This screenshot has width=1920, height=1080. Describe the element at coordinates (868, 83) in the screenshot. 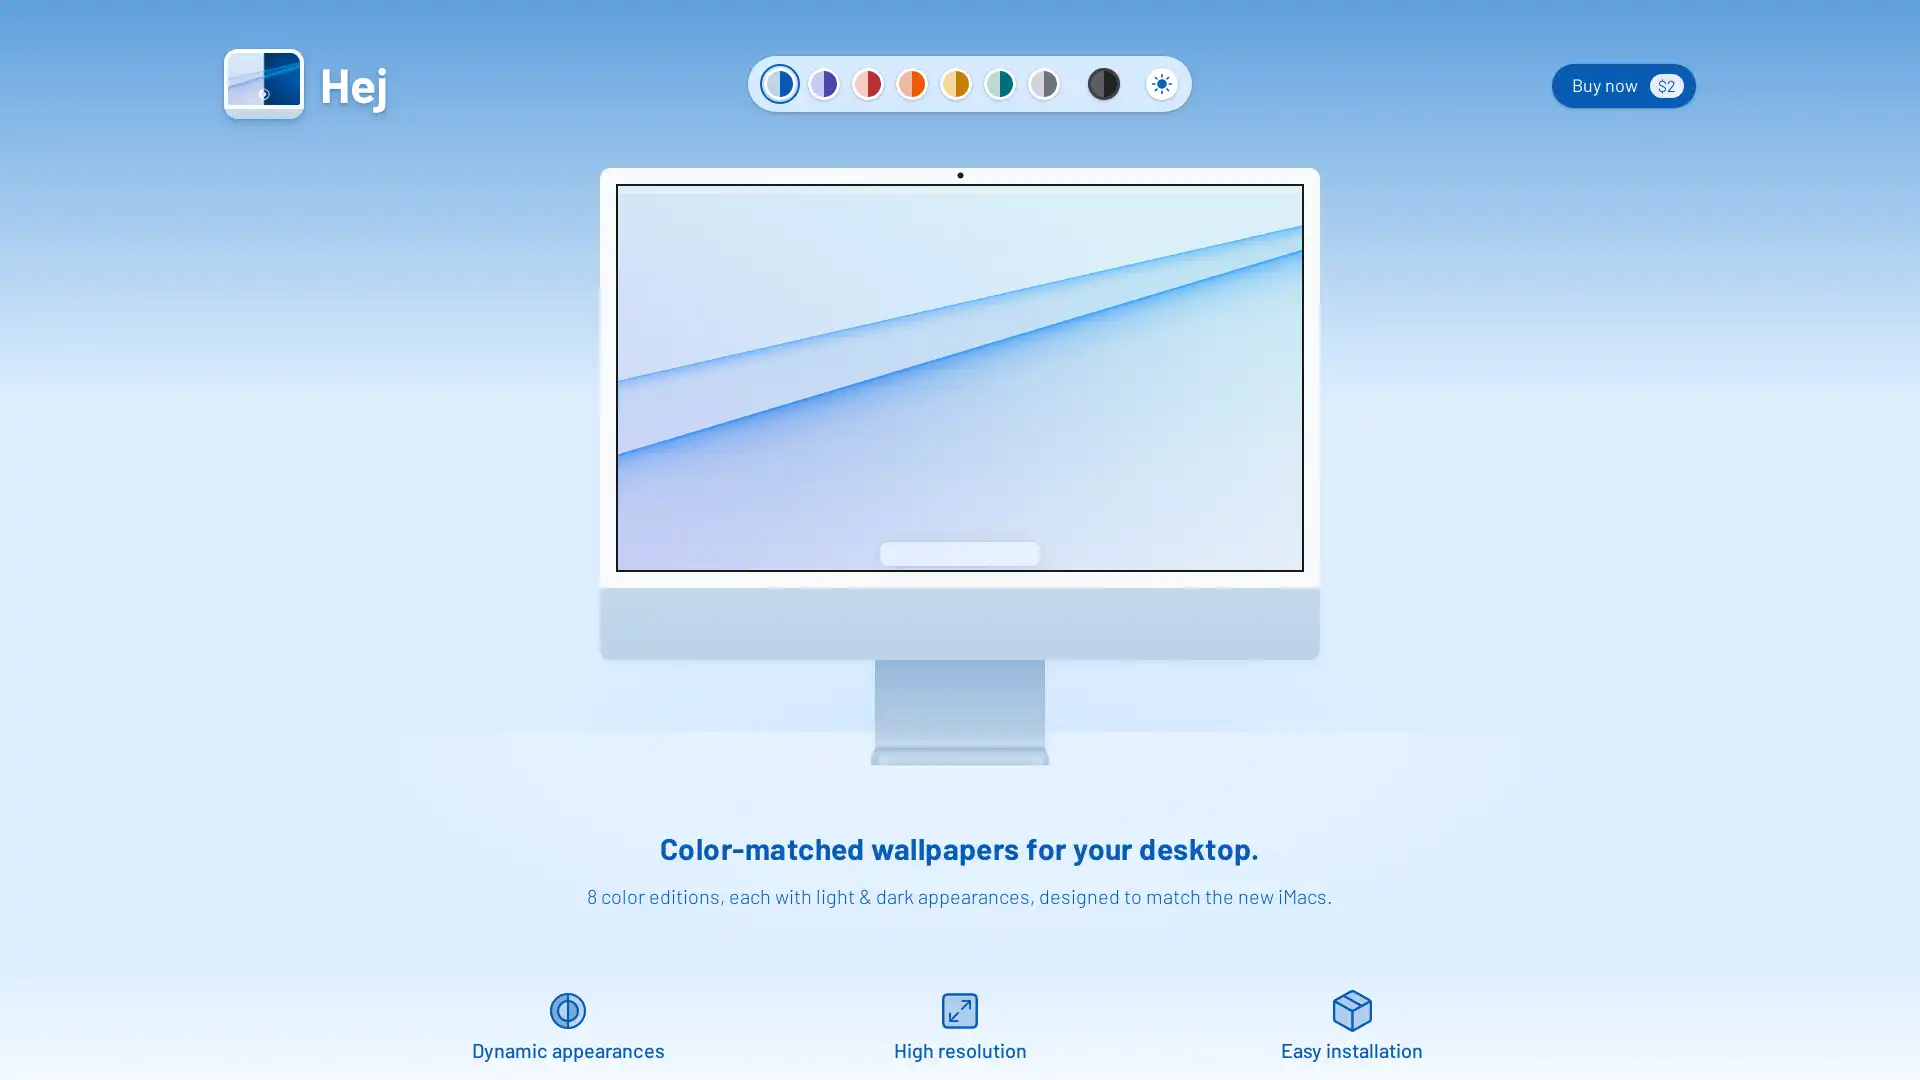

I see `Set theme to pink` at that location.